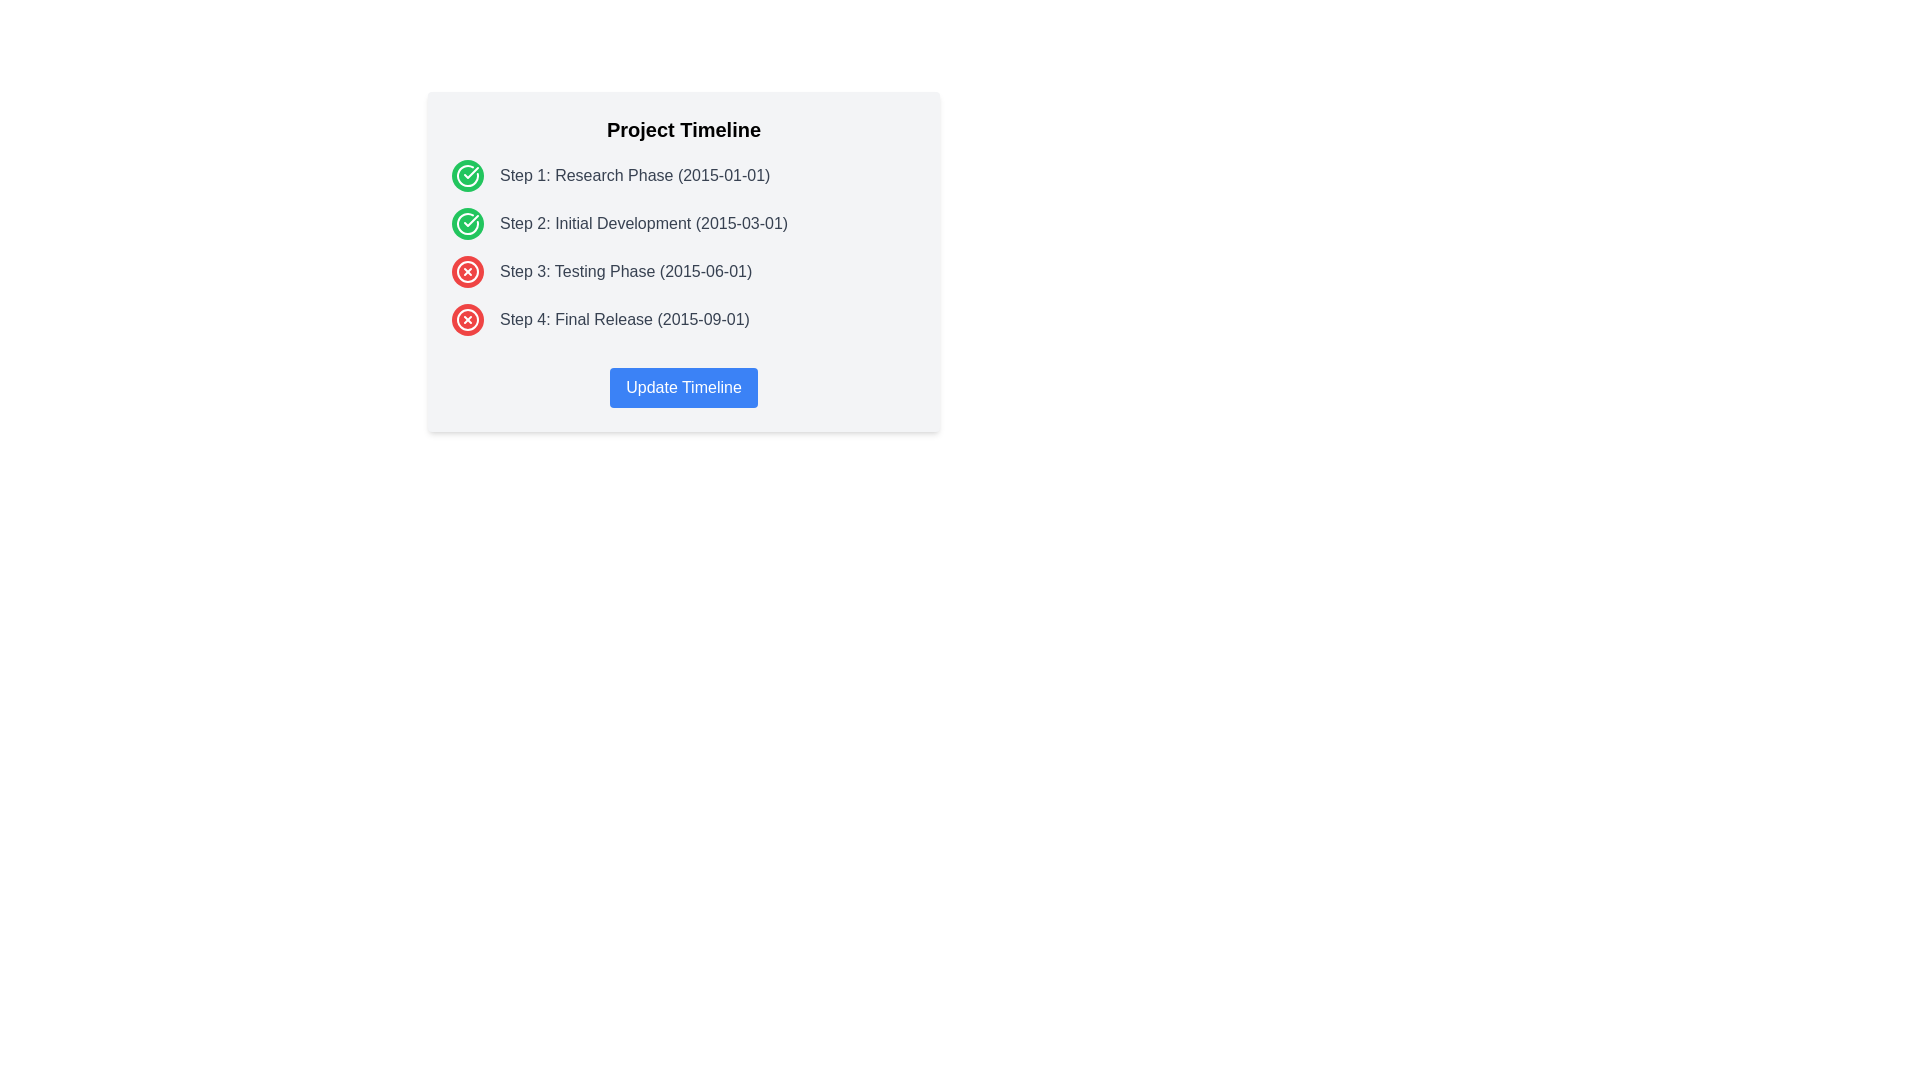 The width and height of the screenshot is (1920, 1080). What do you see at coordinates (466, 175) in the screenshot?
I see `the visual state of the first circular icon indicating 'completed' status for 'Step 1: Research Phase' in the 'Project Timeline' section` at bounding box center [466, 175].